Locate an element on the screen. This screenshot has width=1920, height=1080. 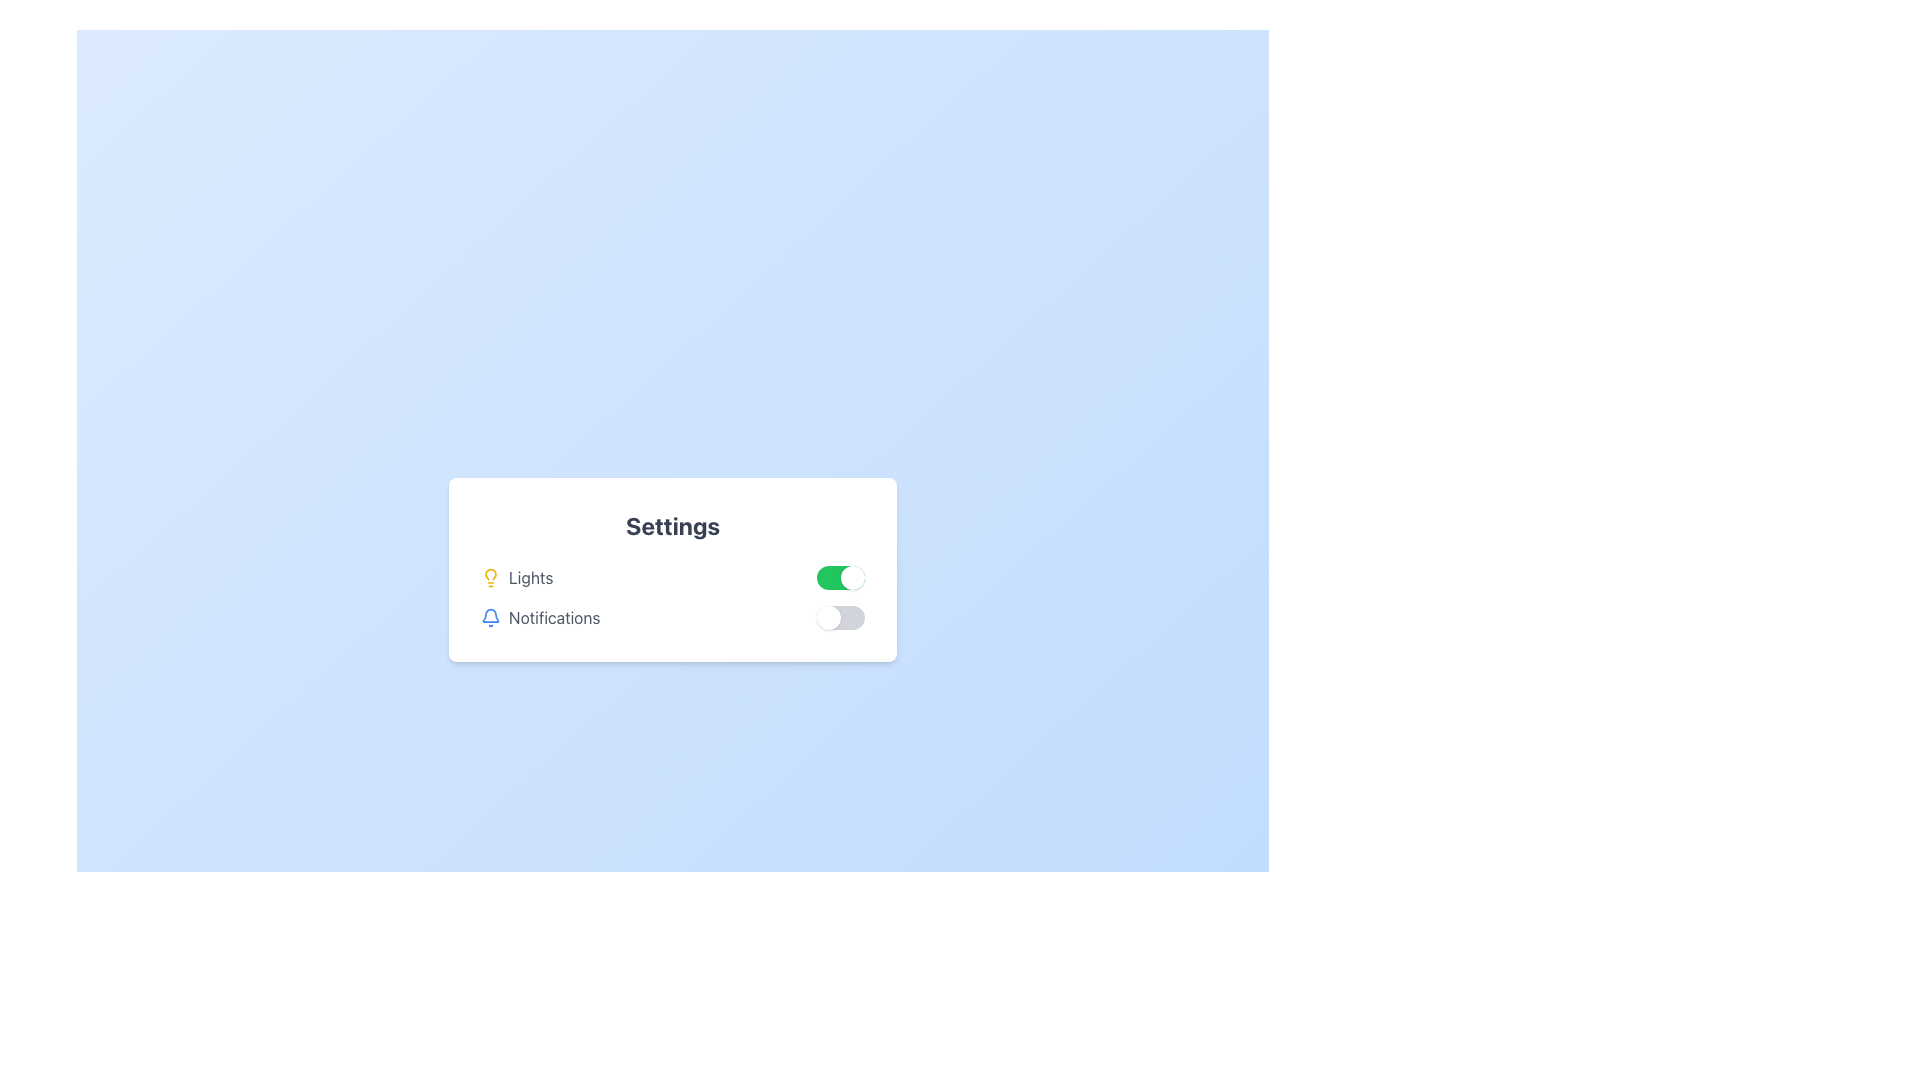
the 'Notifications' text label, which is displayed in gray font and positioned to the right of a blue bell icon within a settings modal is located at coordinates (554, 616).